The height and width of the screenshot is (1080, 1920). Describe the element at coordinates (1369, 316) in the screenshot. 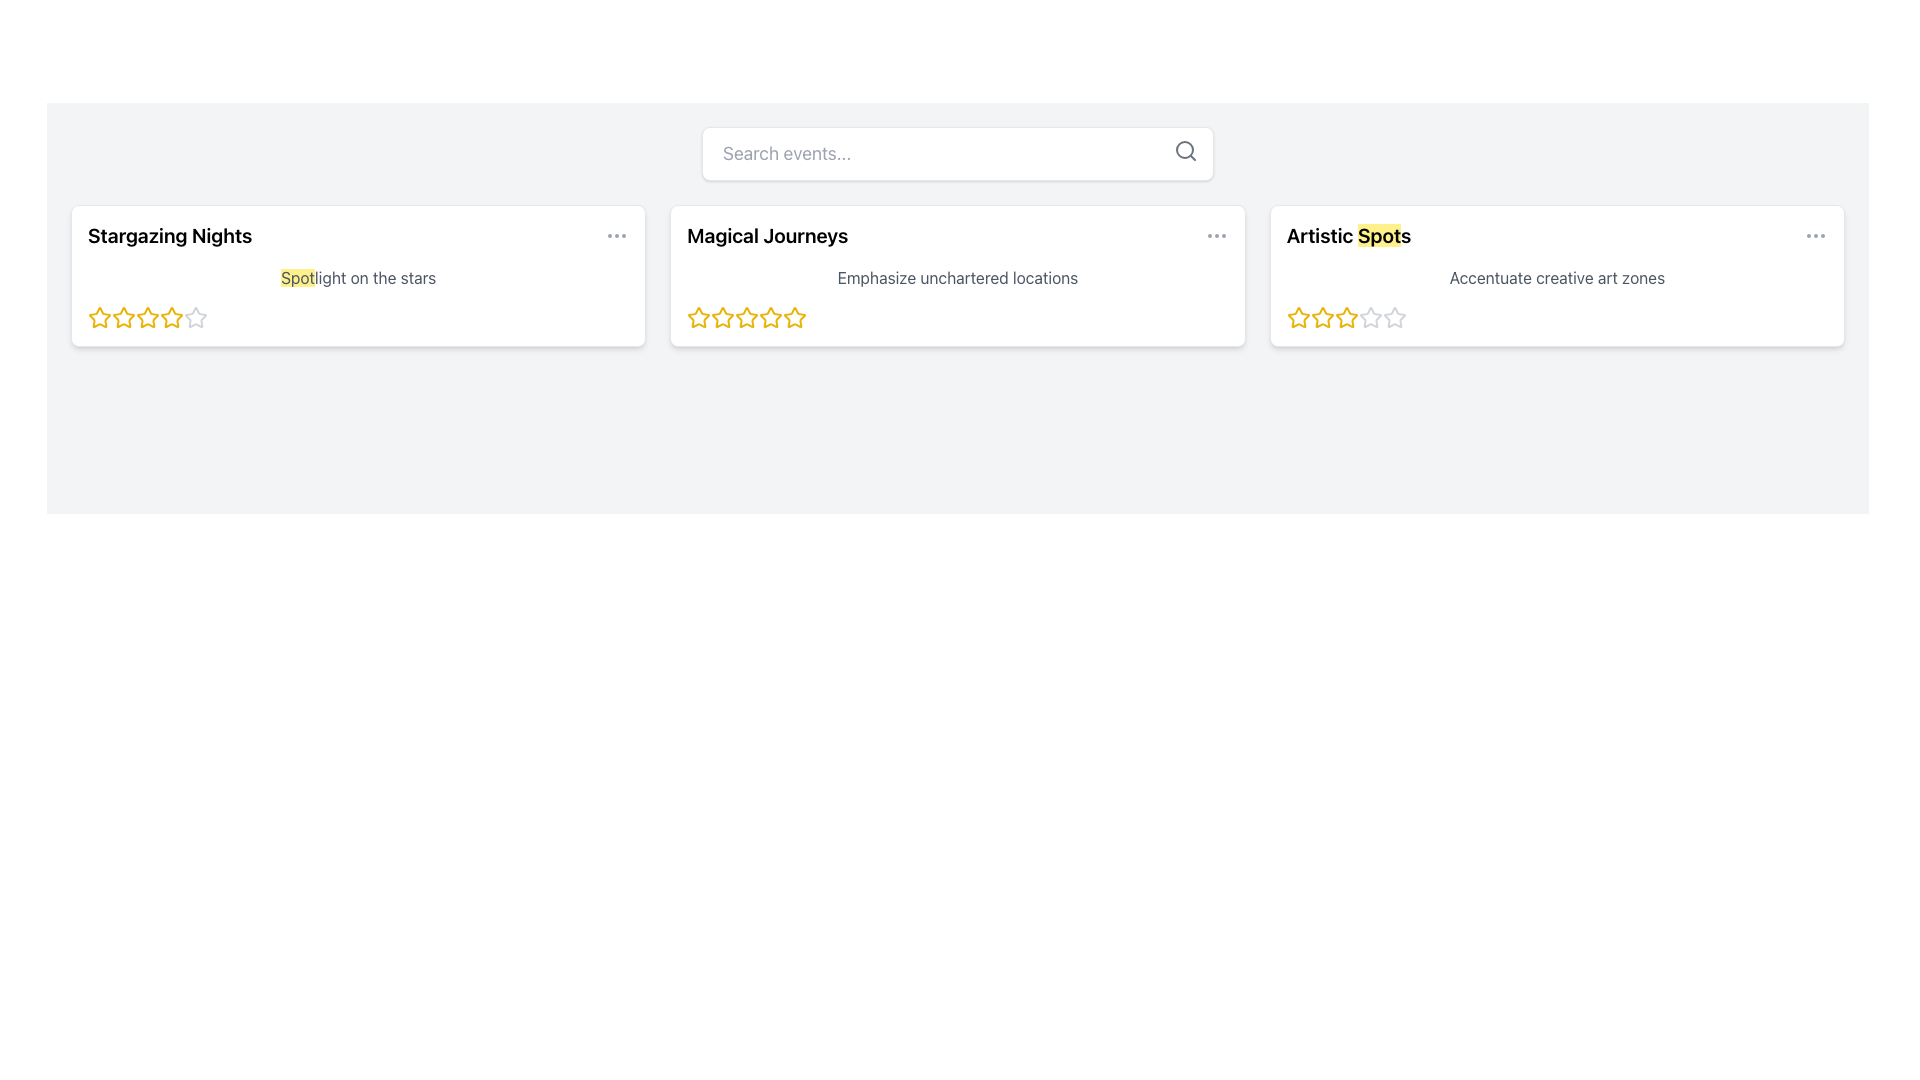

I see `the star icon in the third position of the rating section in the 'Artistic Spots' card` at that location.